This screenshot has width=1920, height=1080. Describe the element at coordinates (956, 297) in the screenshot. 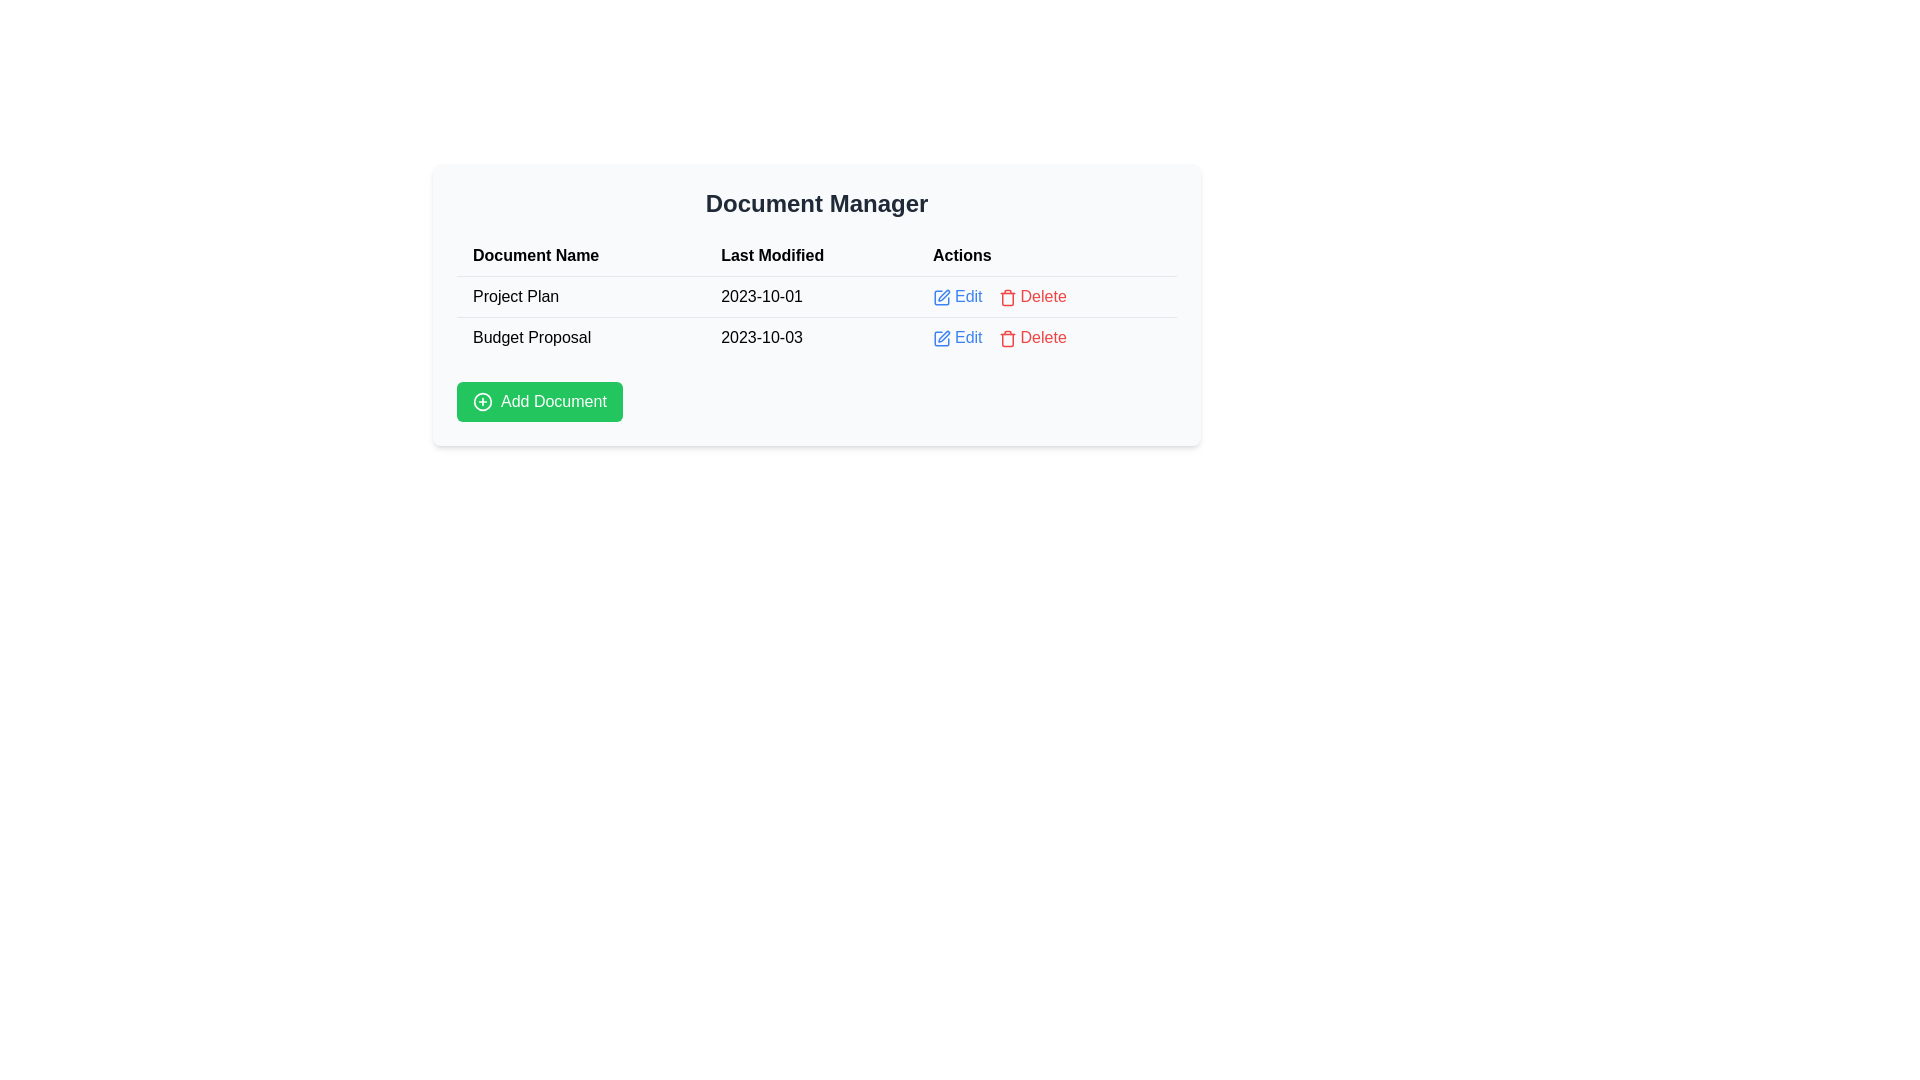

I see `the 'Edit' text link with the pen icon in the 'Actions' column of the first row in the 'Document Manager' table` at that location.